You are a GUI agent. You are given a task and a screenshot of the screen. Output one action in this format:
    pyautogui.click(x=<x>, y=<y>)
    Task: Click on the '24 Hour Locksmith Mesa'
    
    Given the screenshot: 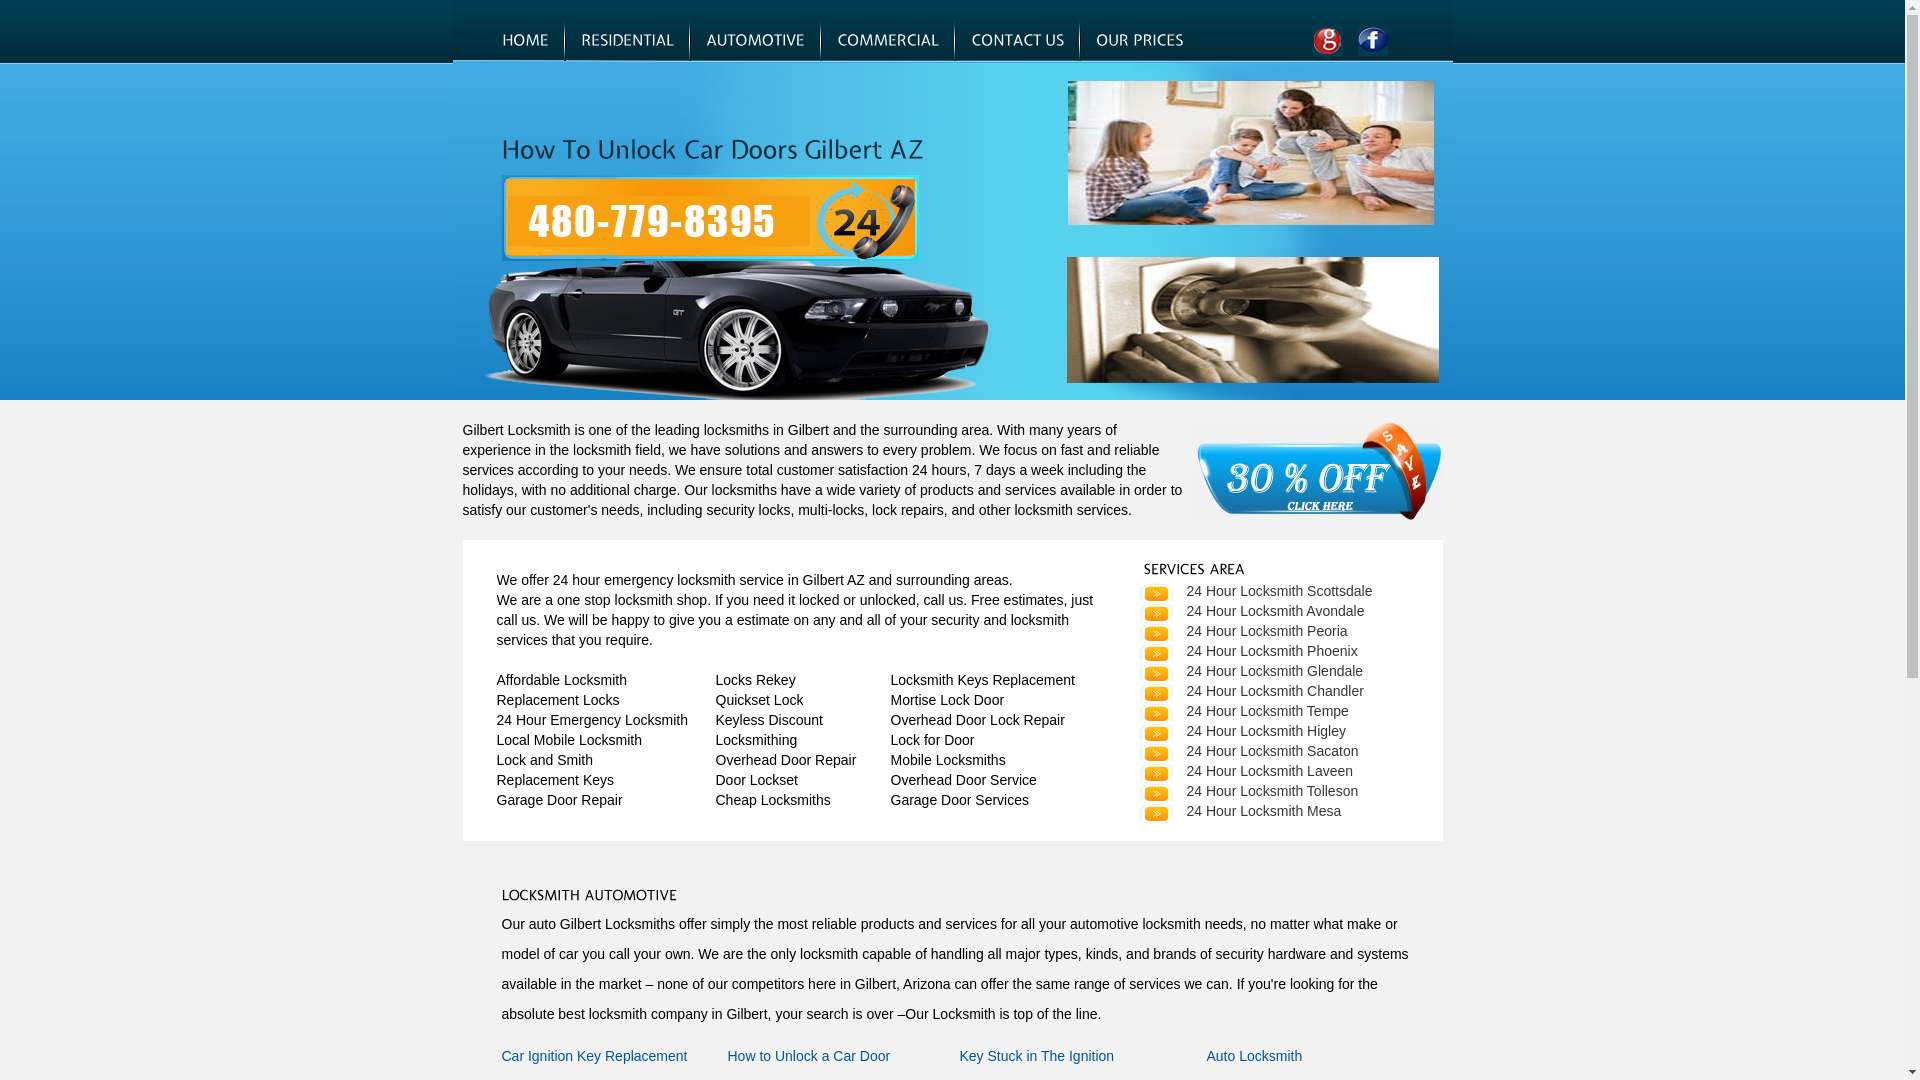 What is the action you would take?
    pyautogui.click(x=1238, y=810)
    